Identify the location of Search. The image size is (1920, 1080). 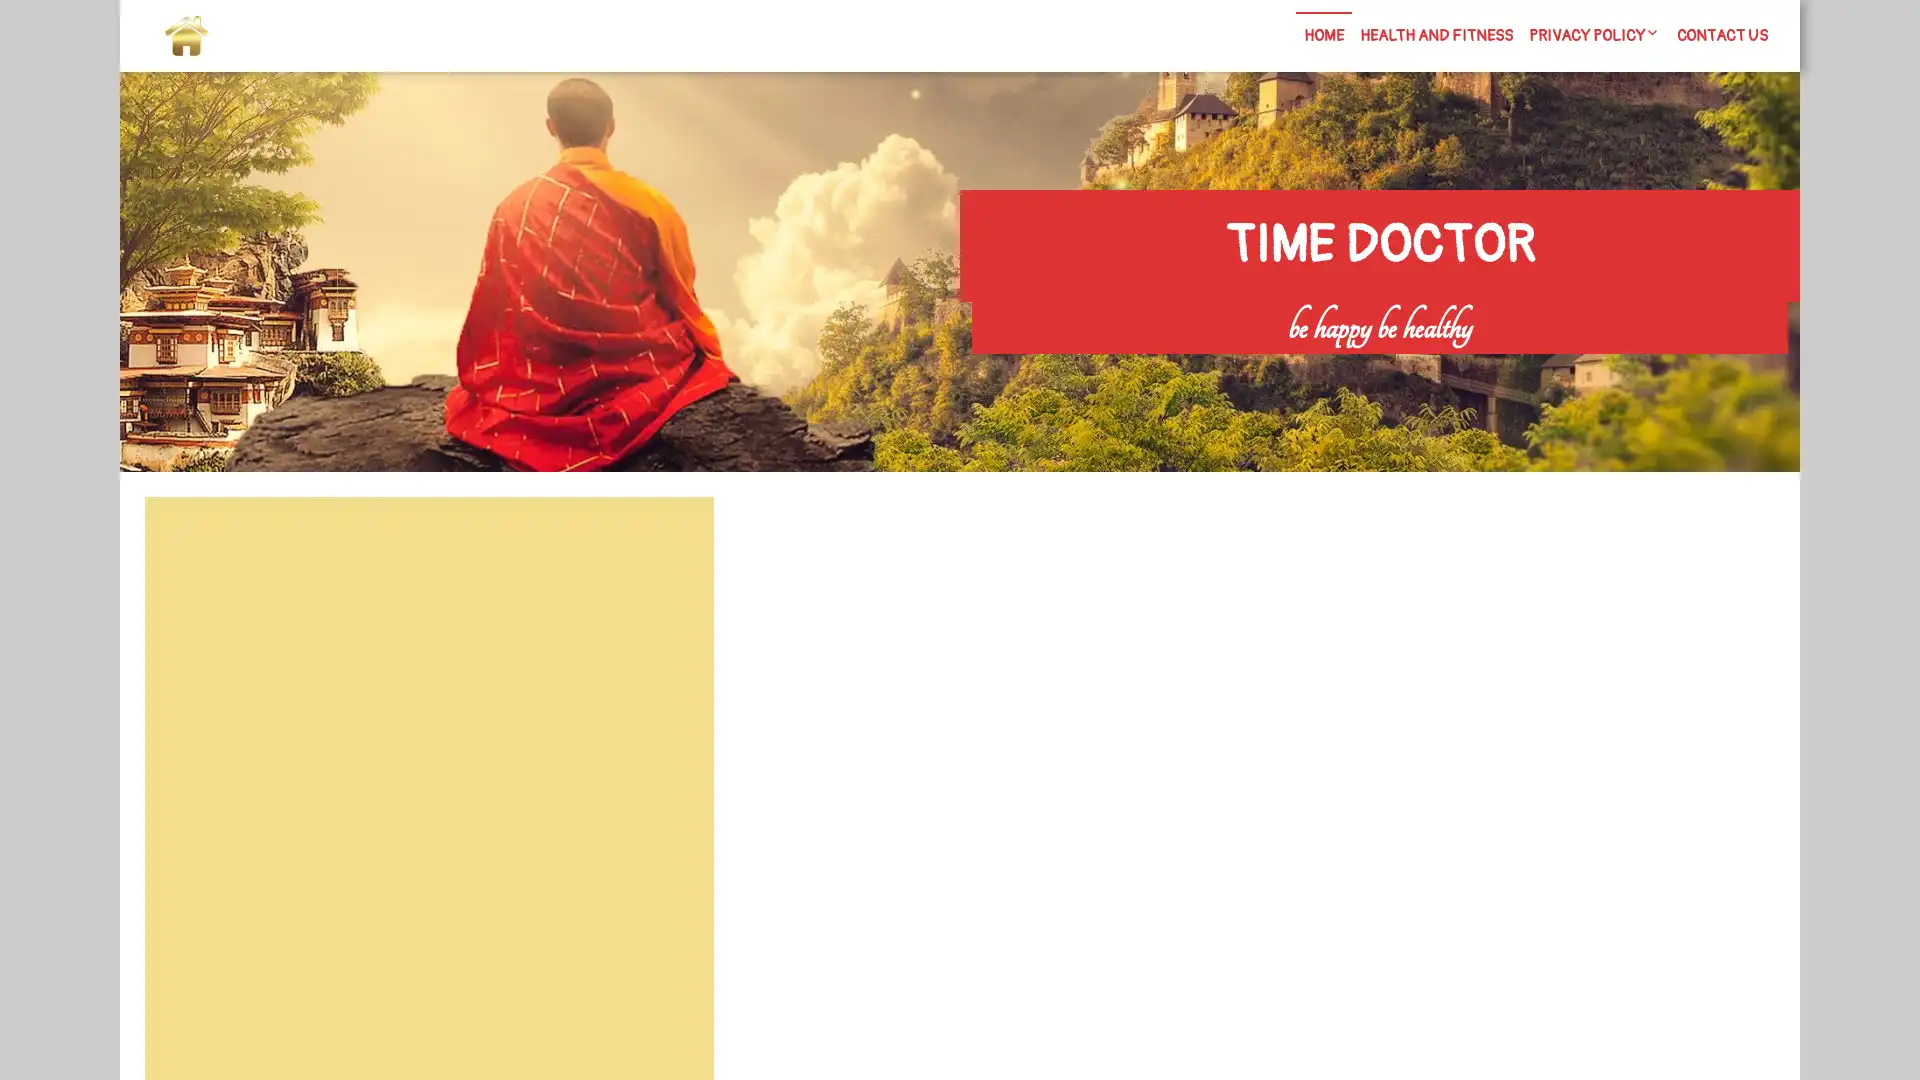
(667, 545).